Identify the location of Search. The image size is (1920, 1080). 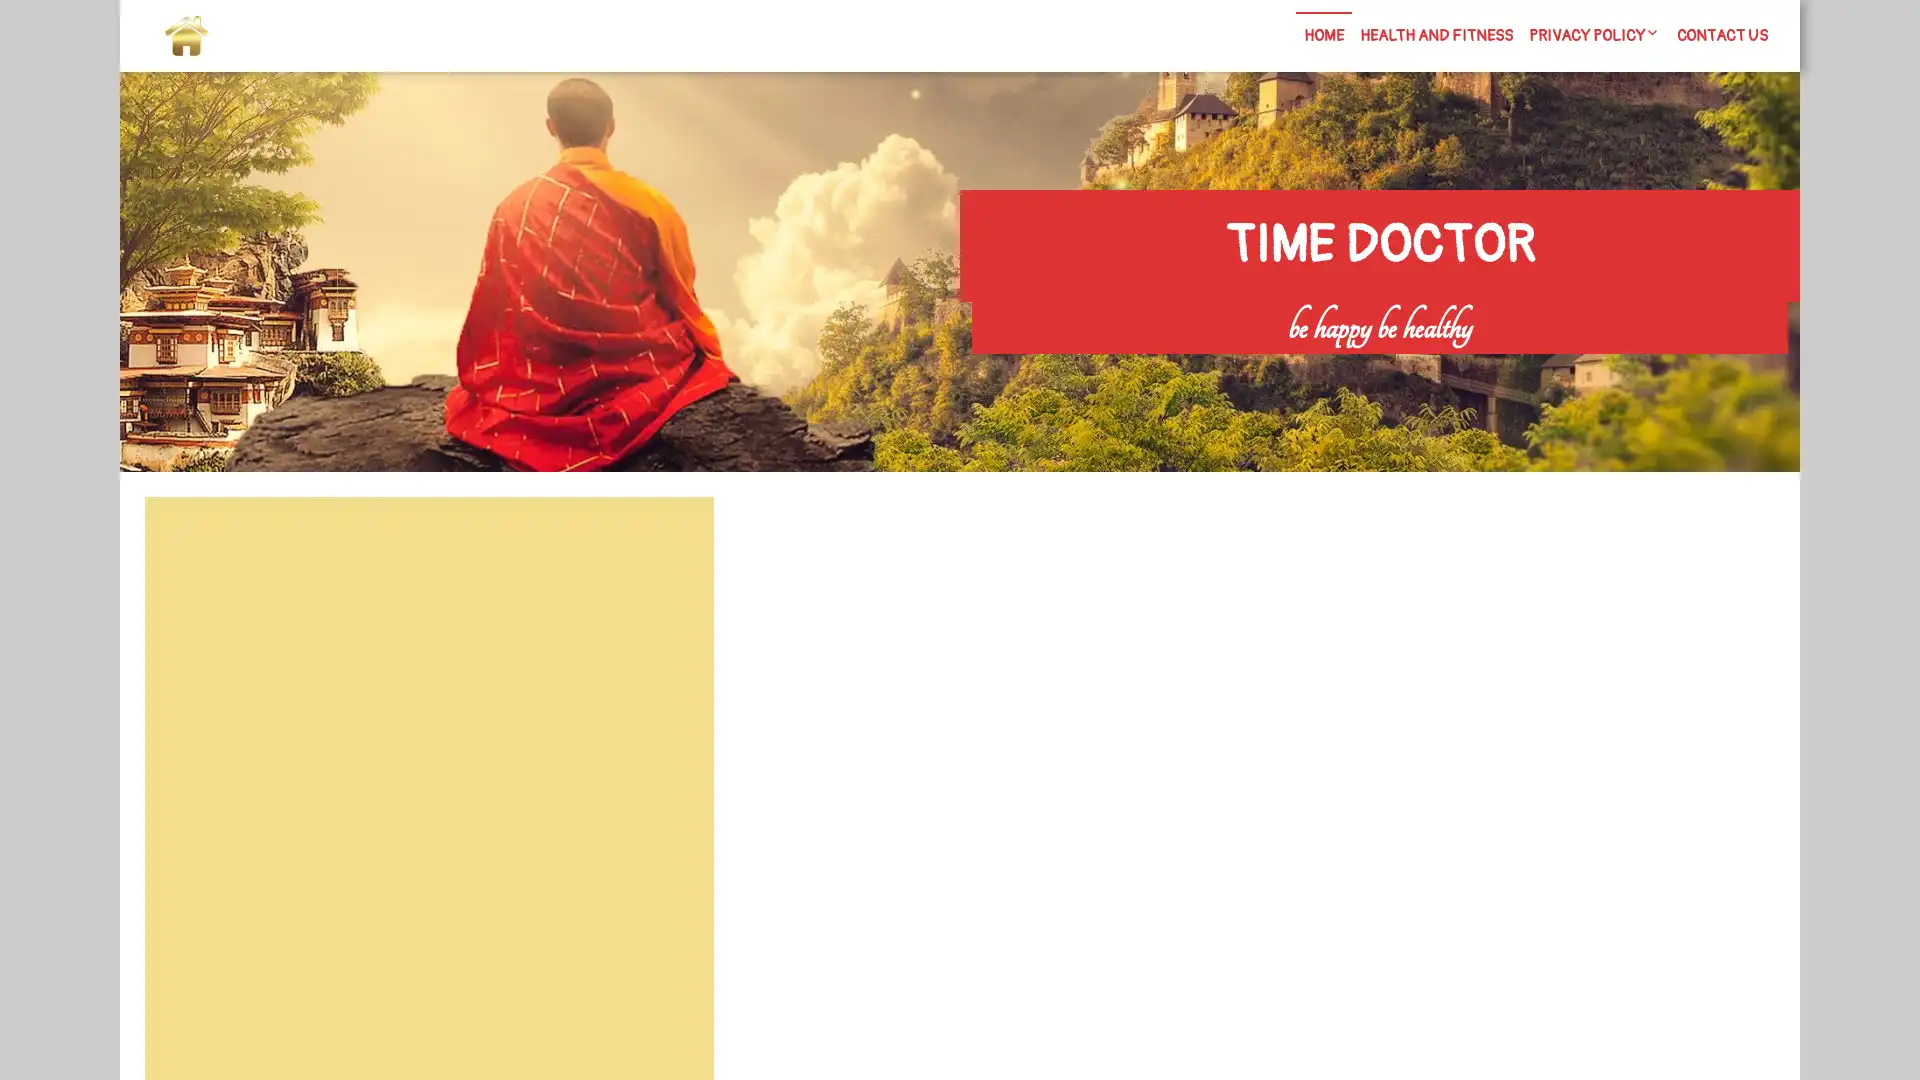
(667, 545).